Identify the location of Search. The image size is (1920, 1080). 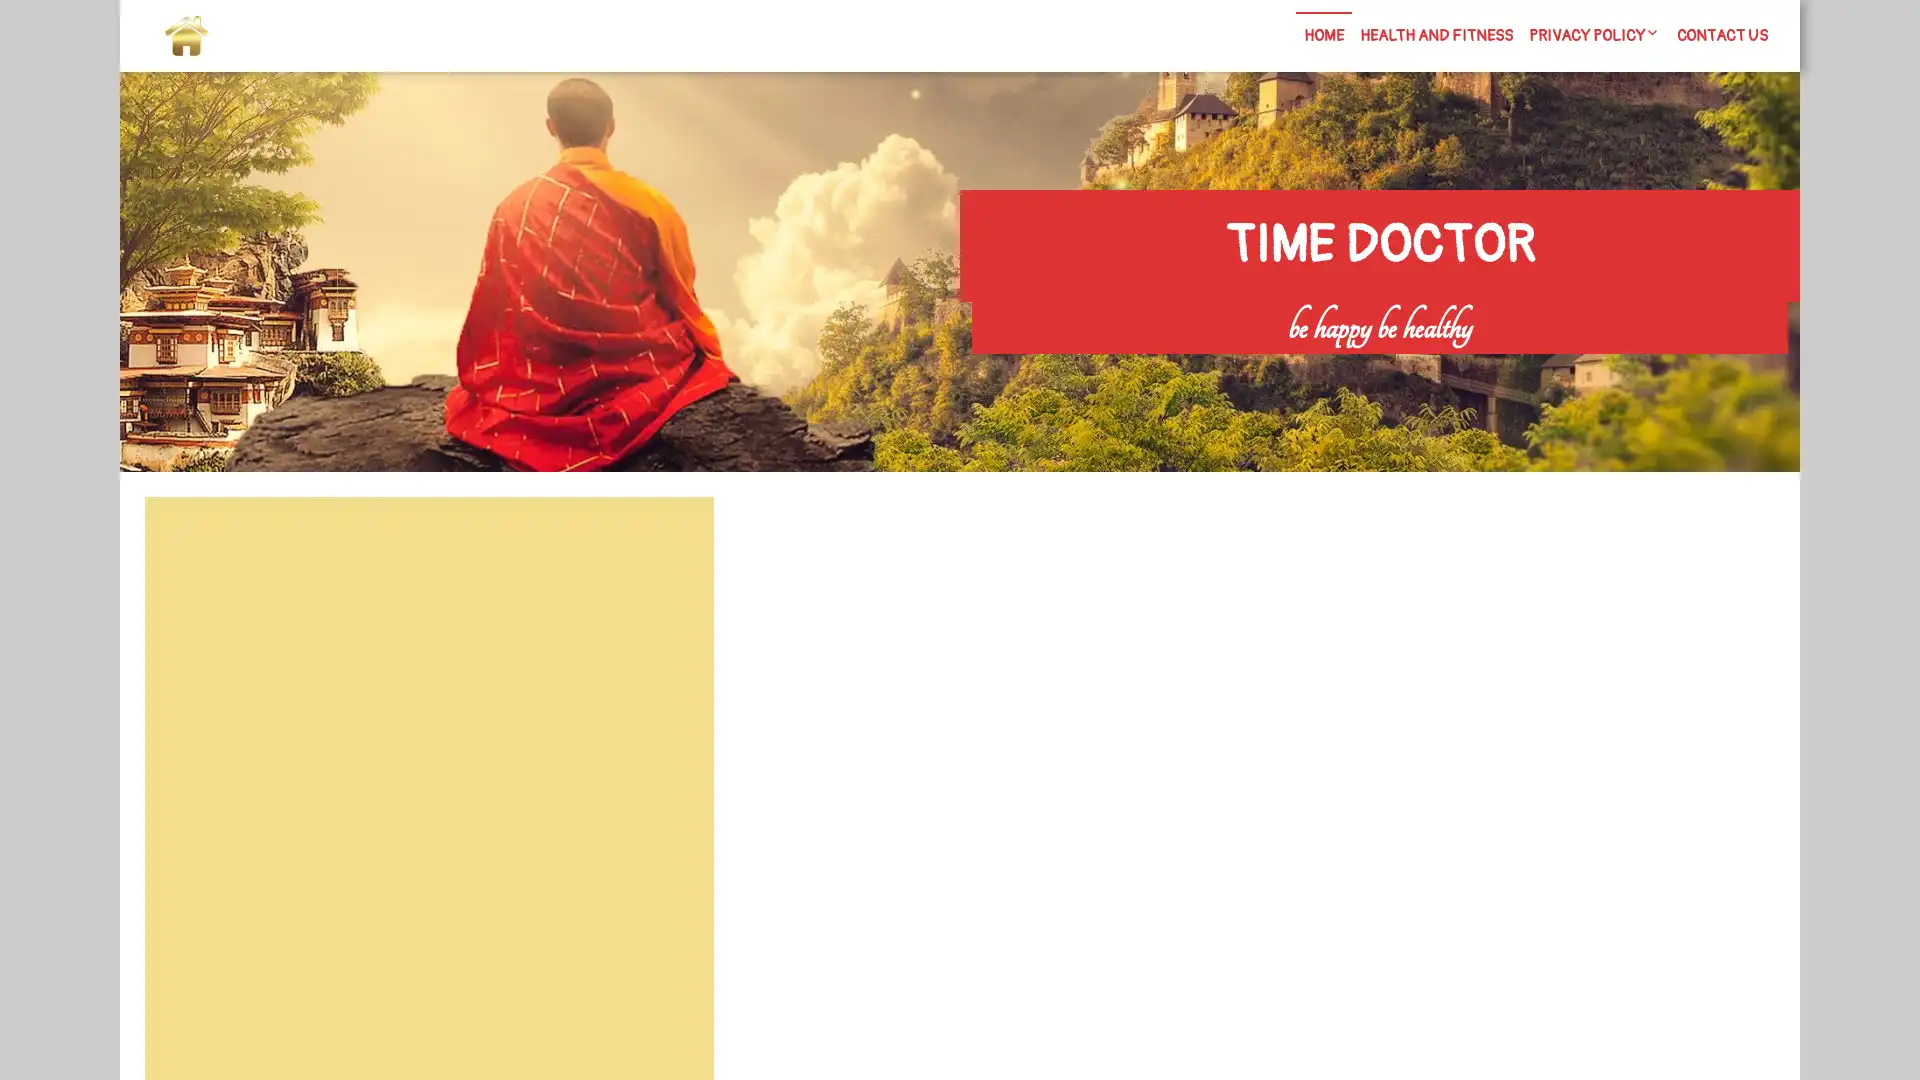
(667, 545).